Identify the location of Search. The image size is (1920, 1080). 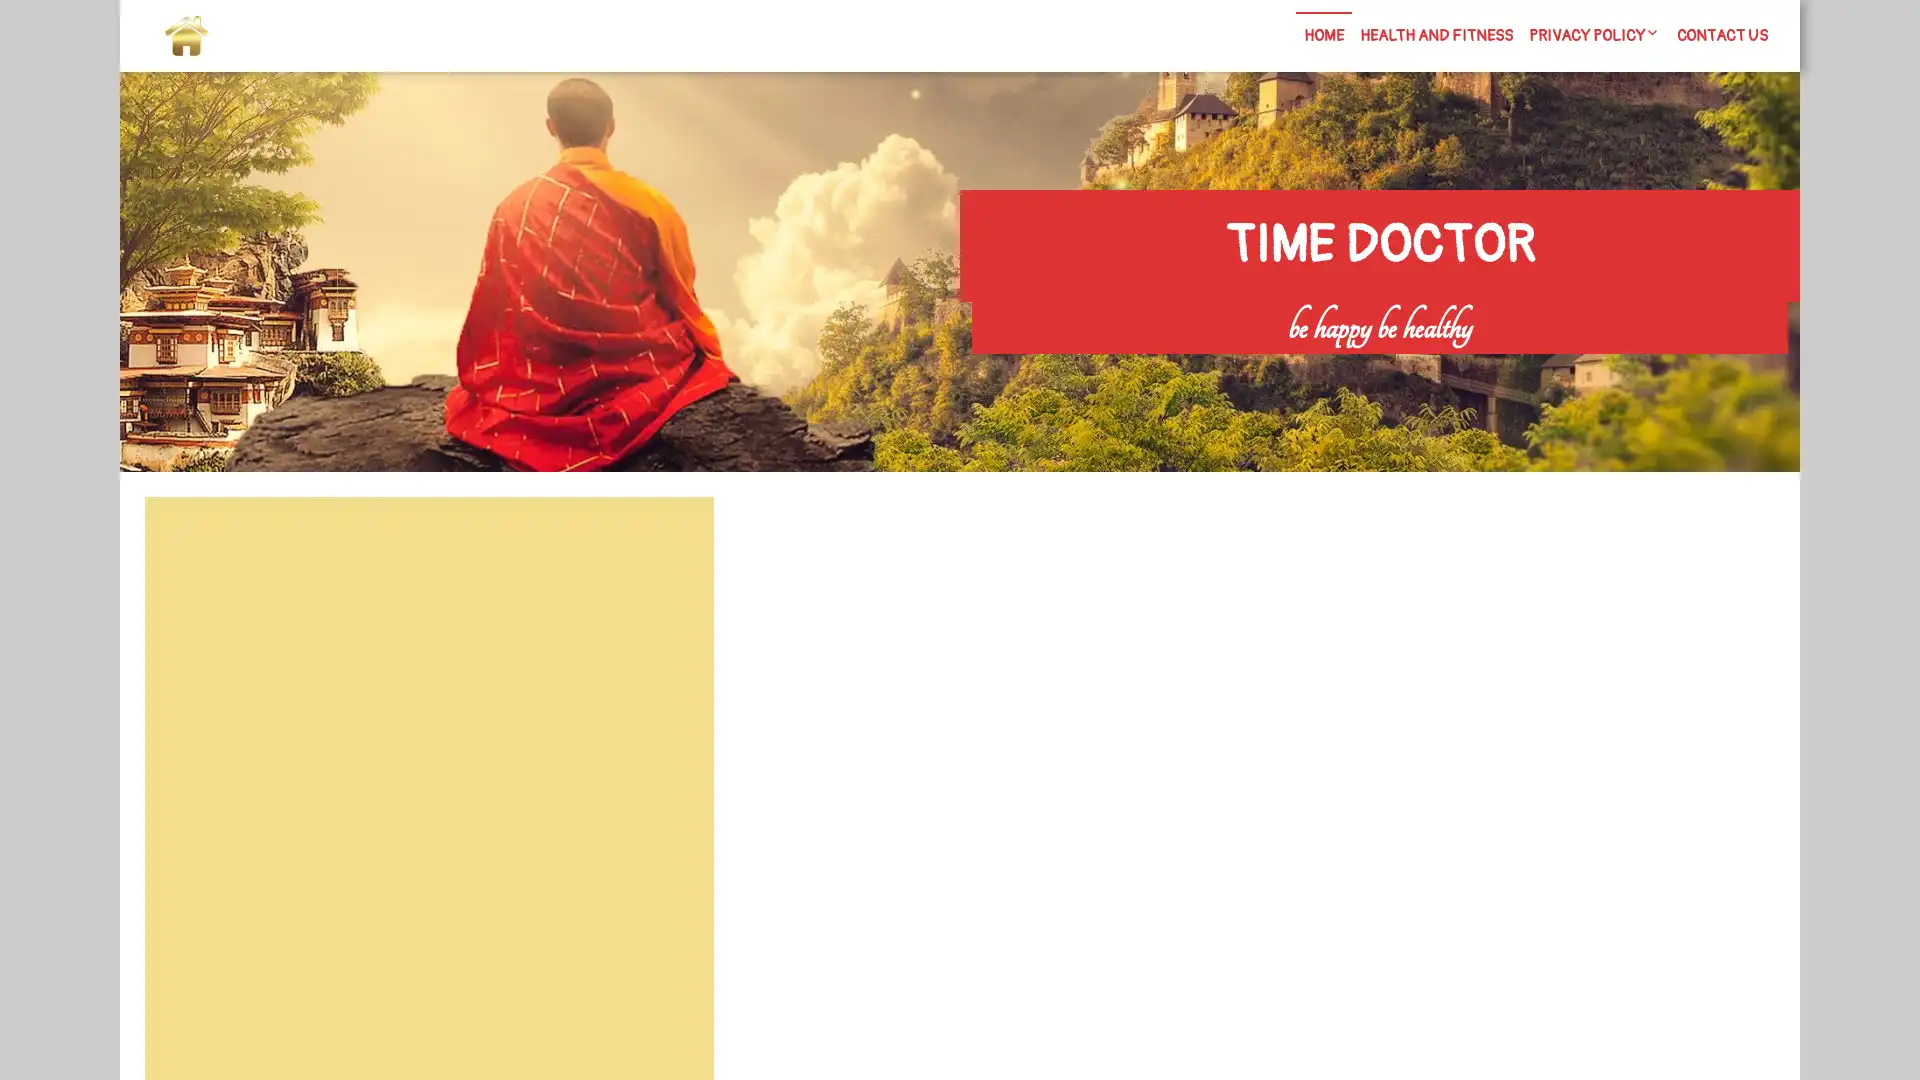
(667, 545).